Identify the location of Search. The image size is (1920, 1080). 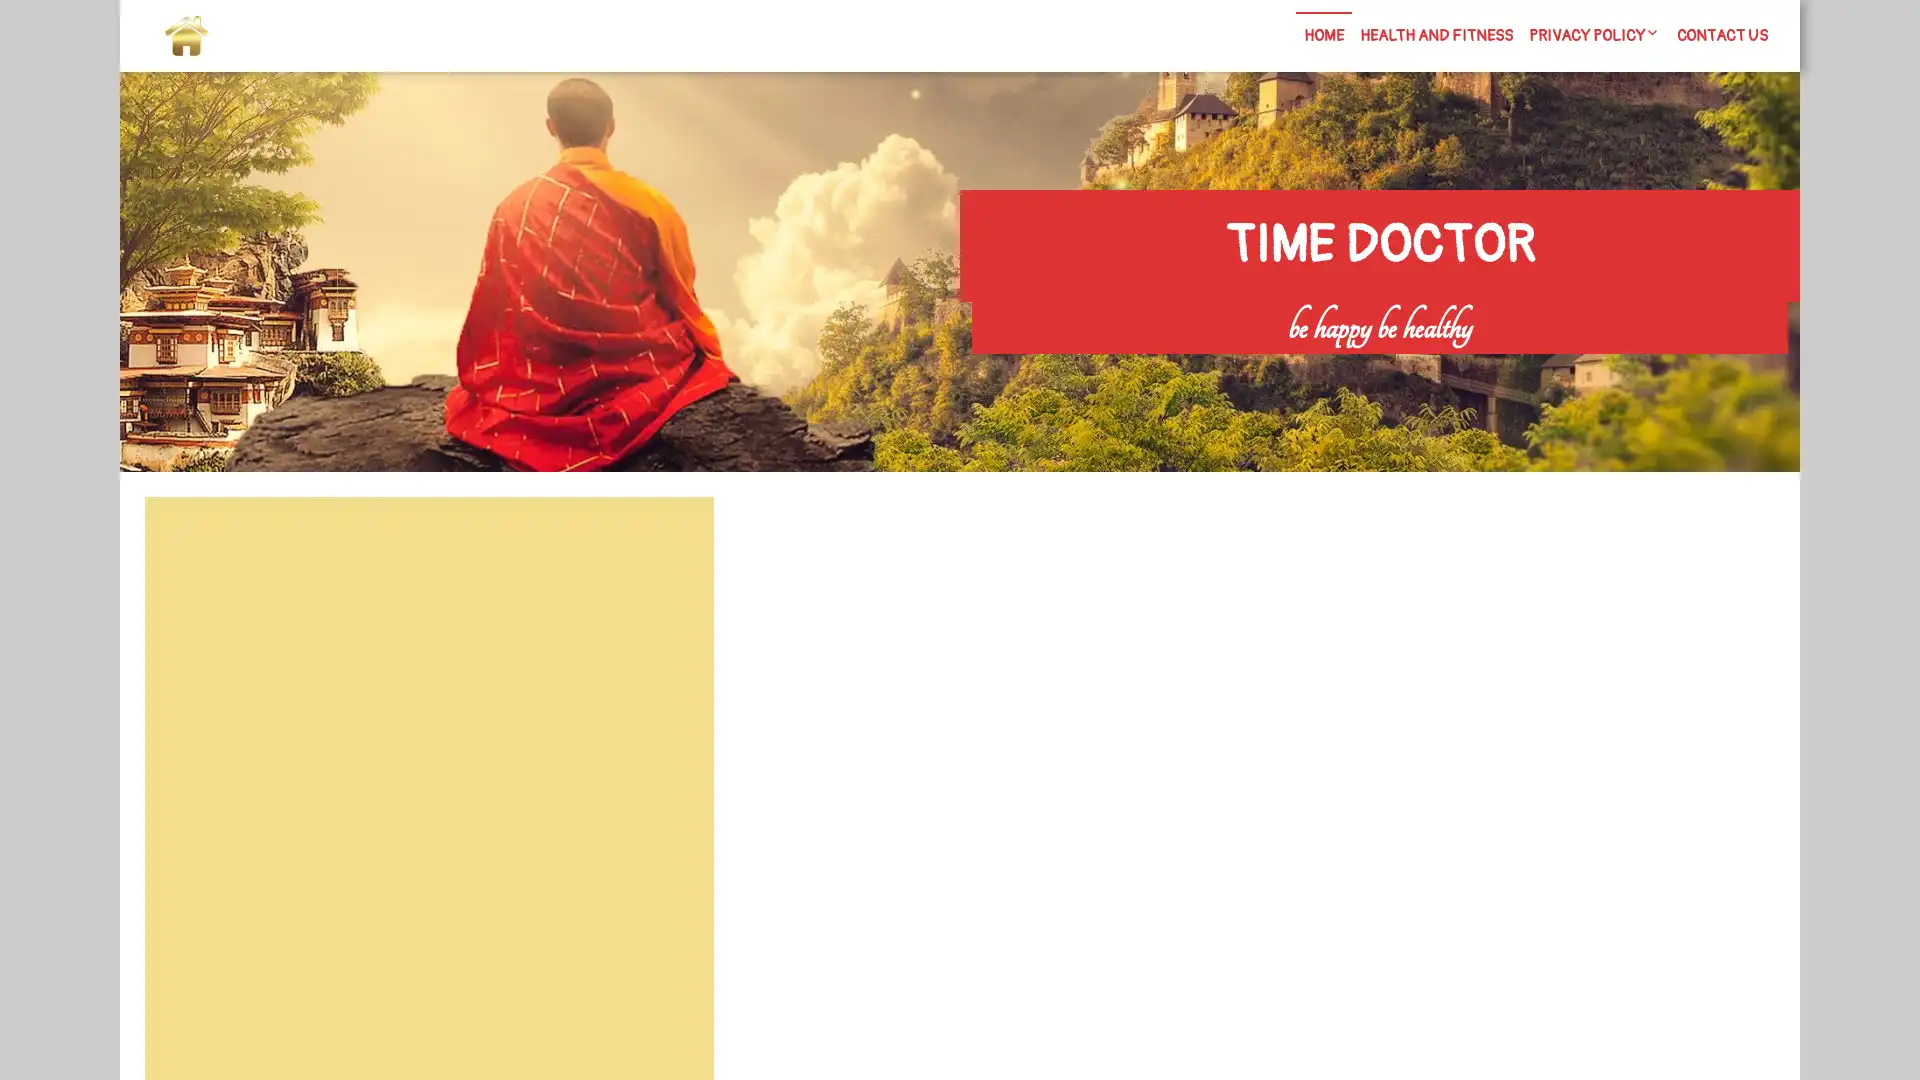
(667, 545).